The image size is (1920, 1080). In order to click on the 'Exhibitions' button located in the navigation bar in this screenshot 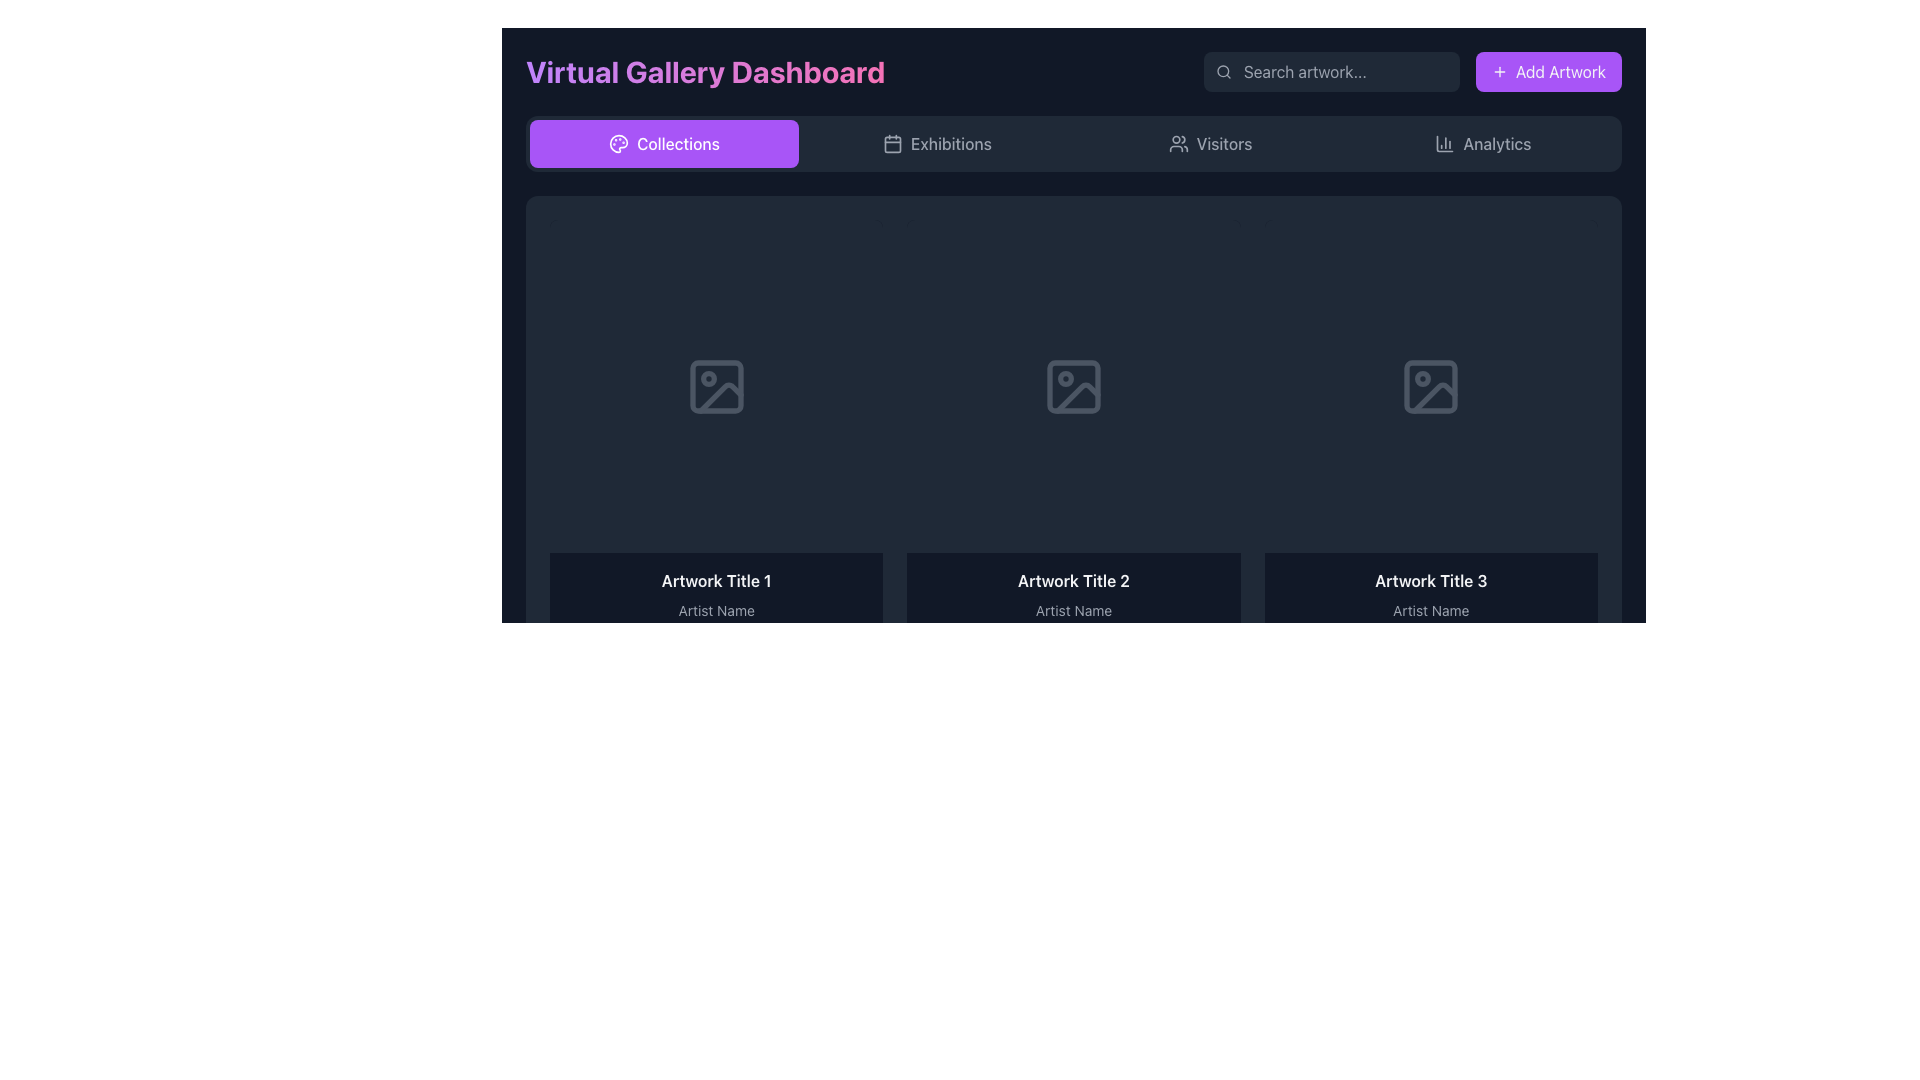, I will do `click(936, 142)`.